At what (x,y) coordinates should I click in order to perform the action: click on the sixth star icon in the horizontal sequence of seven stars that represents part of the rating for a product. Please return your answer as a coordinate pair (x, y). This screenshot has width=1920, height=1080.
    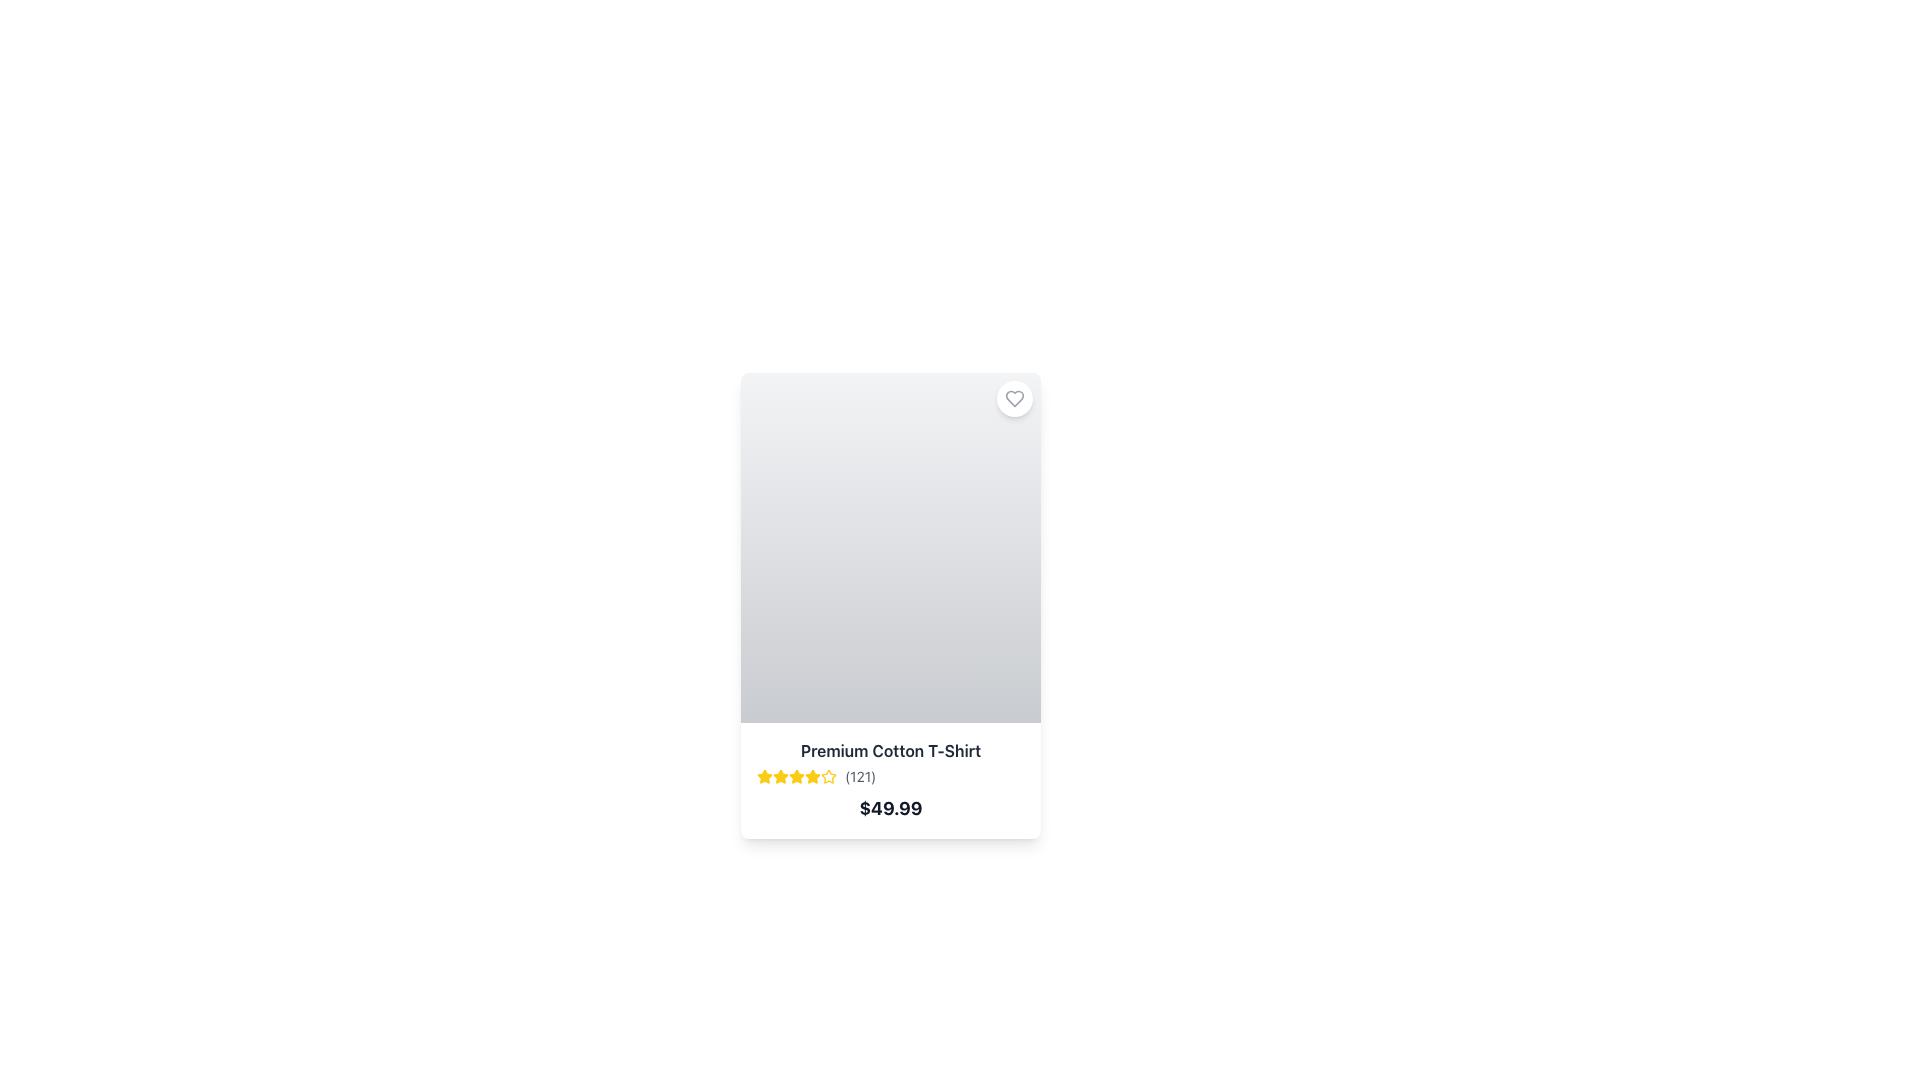
    Looking at the image, I should click on (812, 775).